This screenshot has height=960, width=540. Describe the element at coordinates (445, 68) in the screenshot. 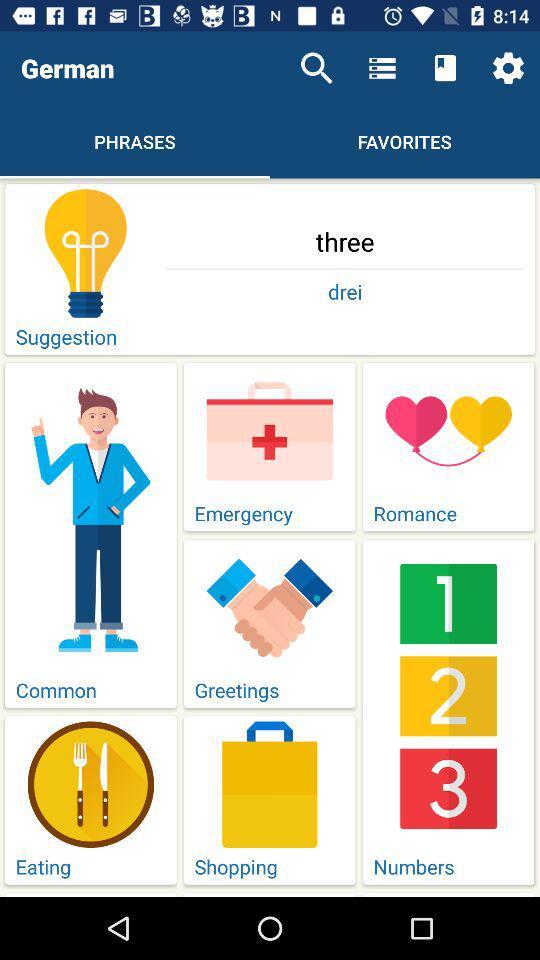

I see `the icon next to menu icon` at that location.